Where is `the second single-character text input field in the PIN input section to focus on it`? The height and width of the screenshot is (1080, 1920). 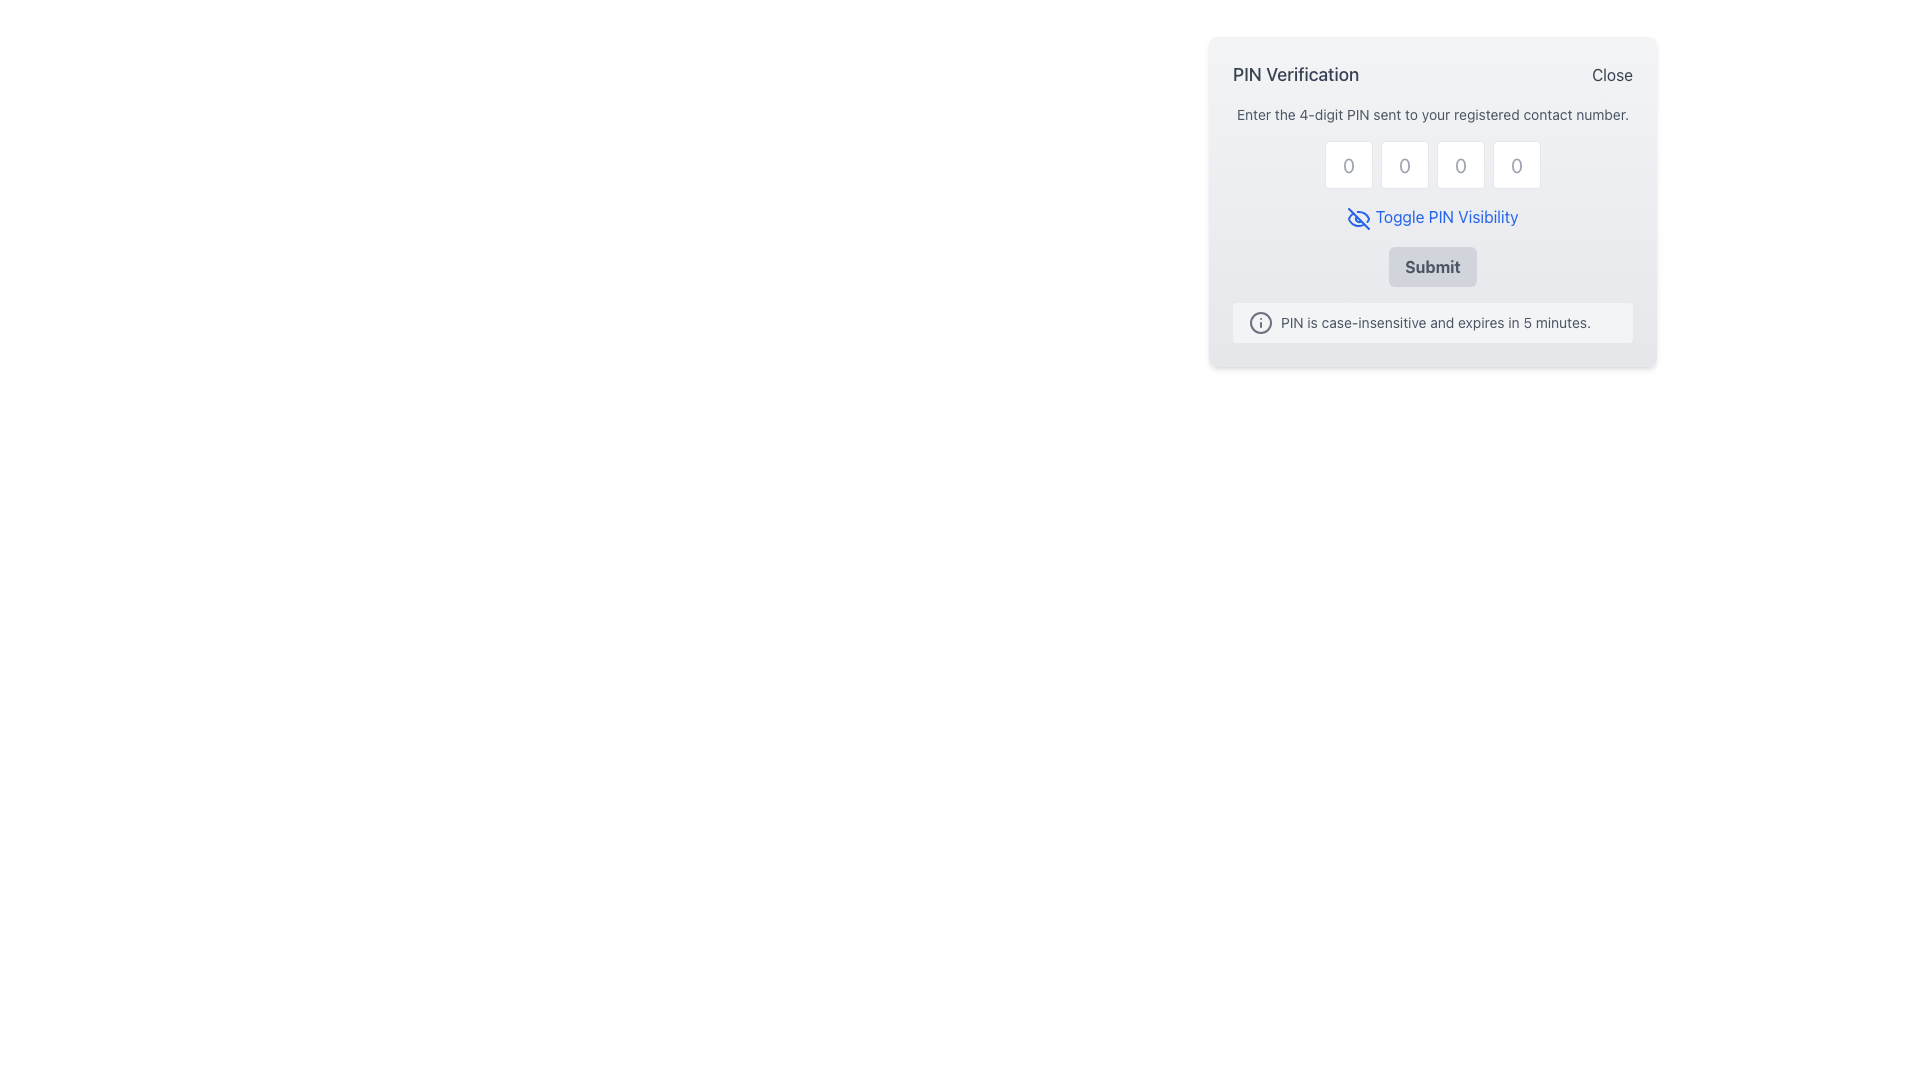
the second single-character text input field in the PIN input section to focus on it is located at coordinates (1404, 164).